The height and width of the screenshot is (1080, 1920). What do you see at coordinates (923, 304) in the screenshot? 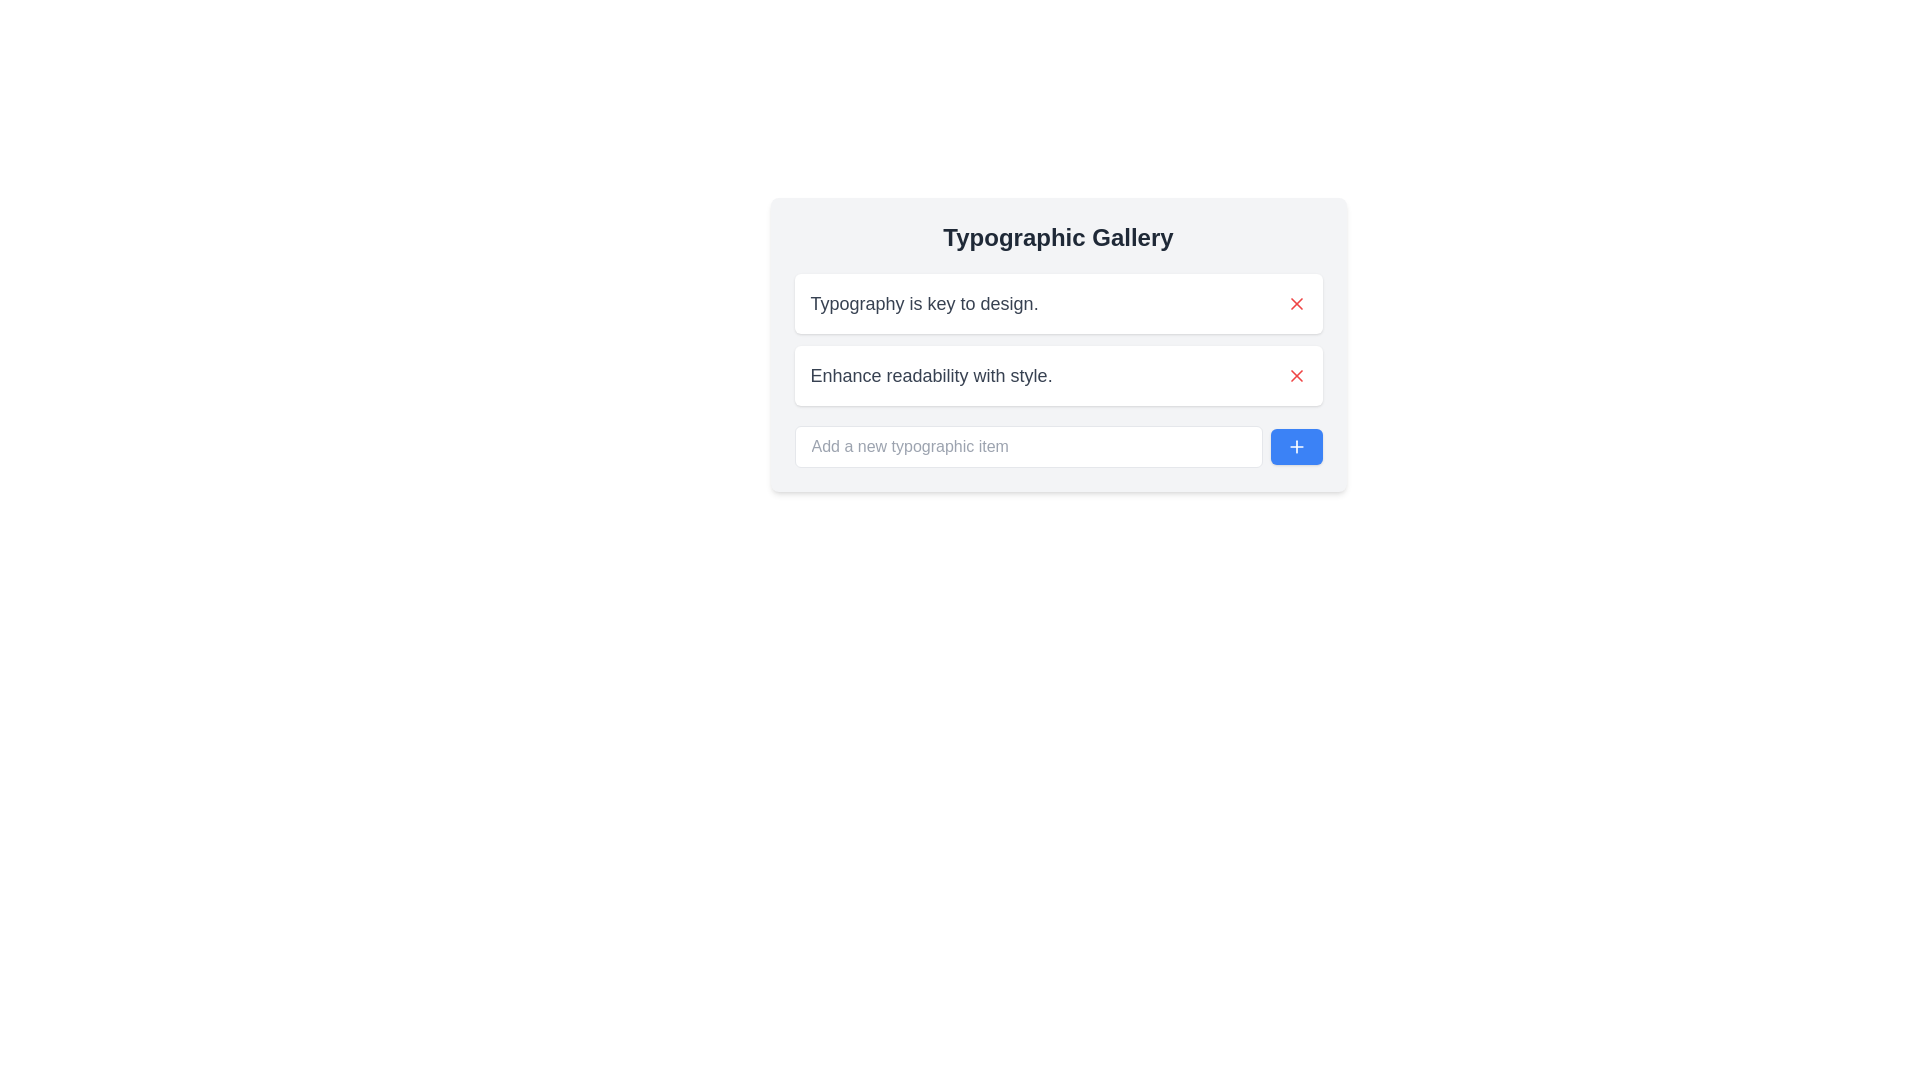
I see `the static text label that states 'Typography is key to design.' displayed in a large gray font style, located in the top-middle area of the interface` at bounding box center [923, 304].